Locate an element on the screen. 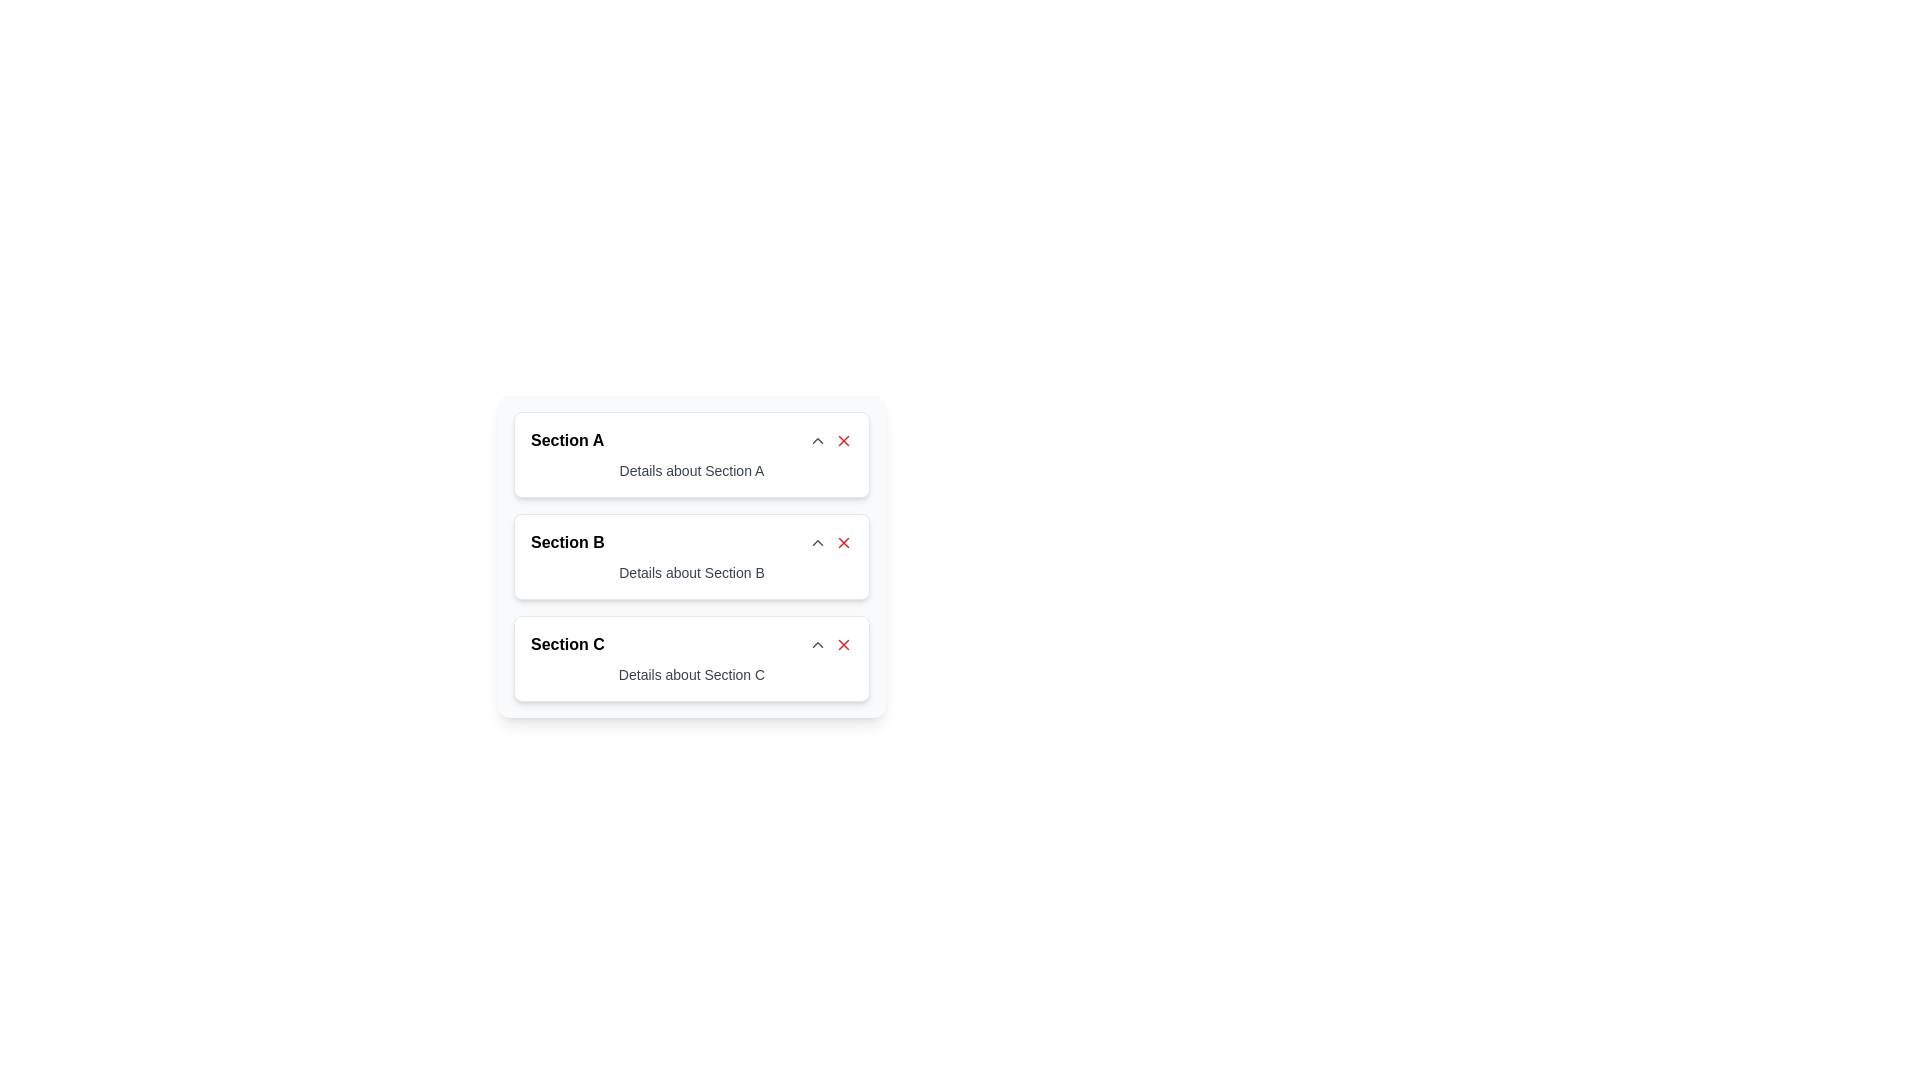 The width and height of the screenshot is (1920, 1080). the close icon button located in the top-right corner of 'Section C' to receive a tooltip or visual effect is located at coordinates (844, 644).